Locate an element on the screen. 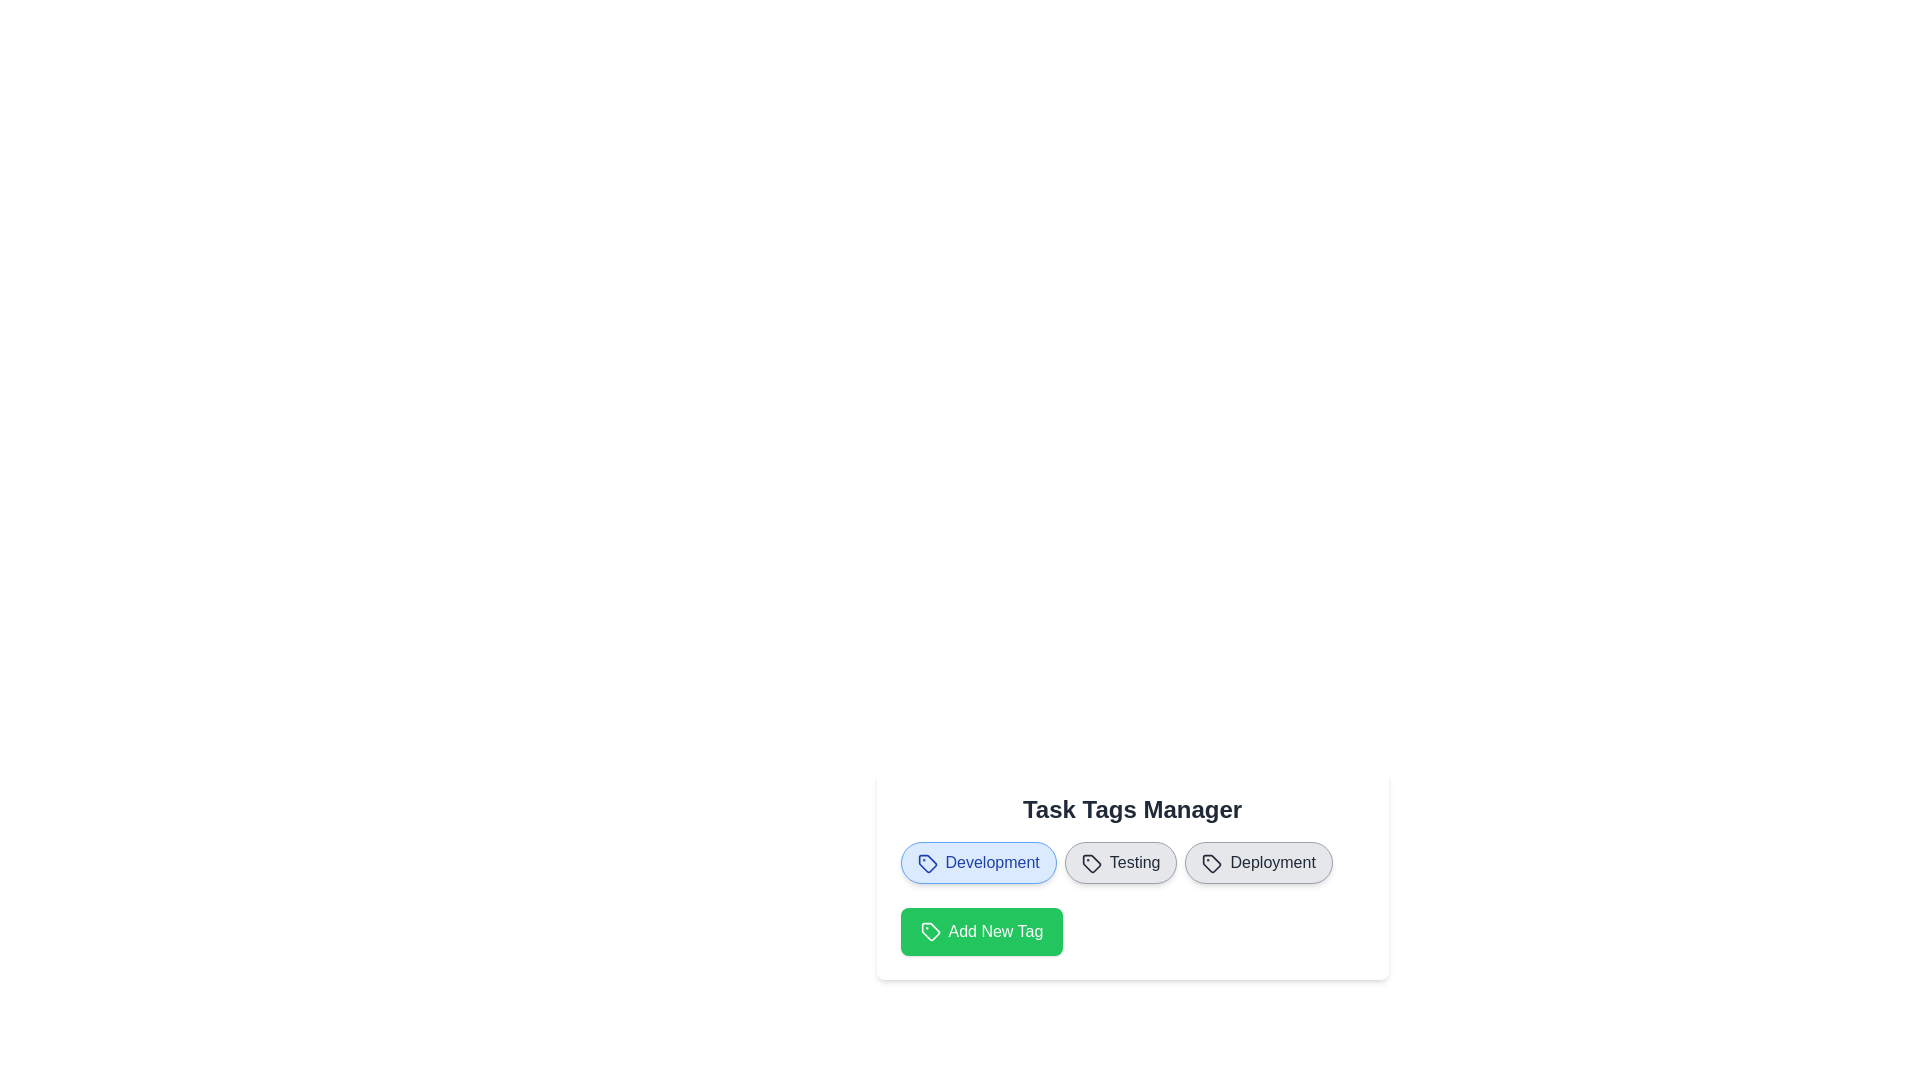 This screenshot has height=1080, width=1920. the 'Testing' button in the 'Task Tags Manager' is located at coordinates (1121, 862).